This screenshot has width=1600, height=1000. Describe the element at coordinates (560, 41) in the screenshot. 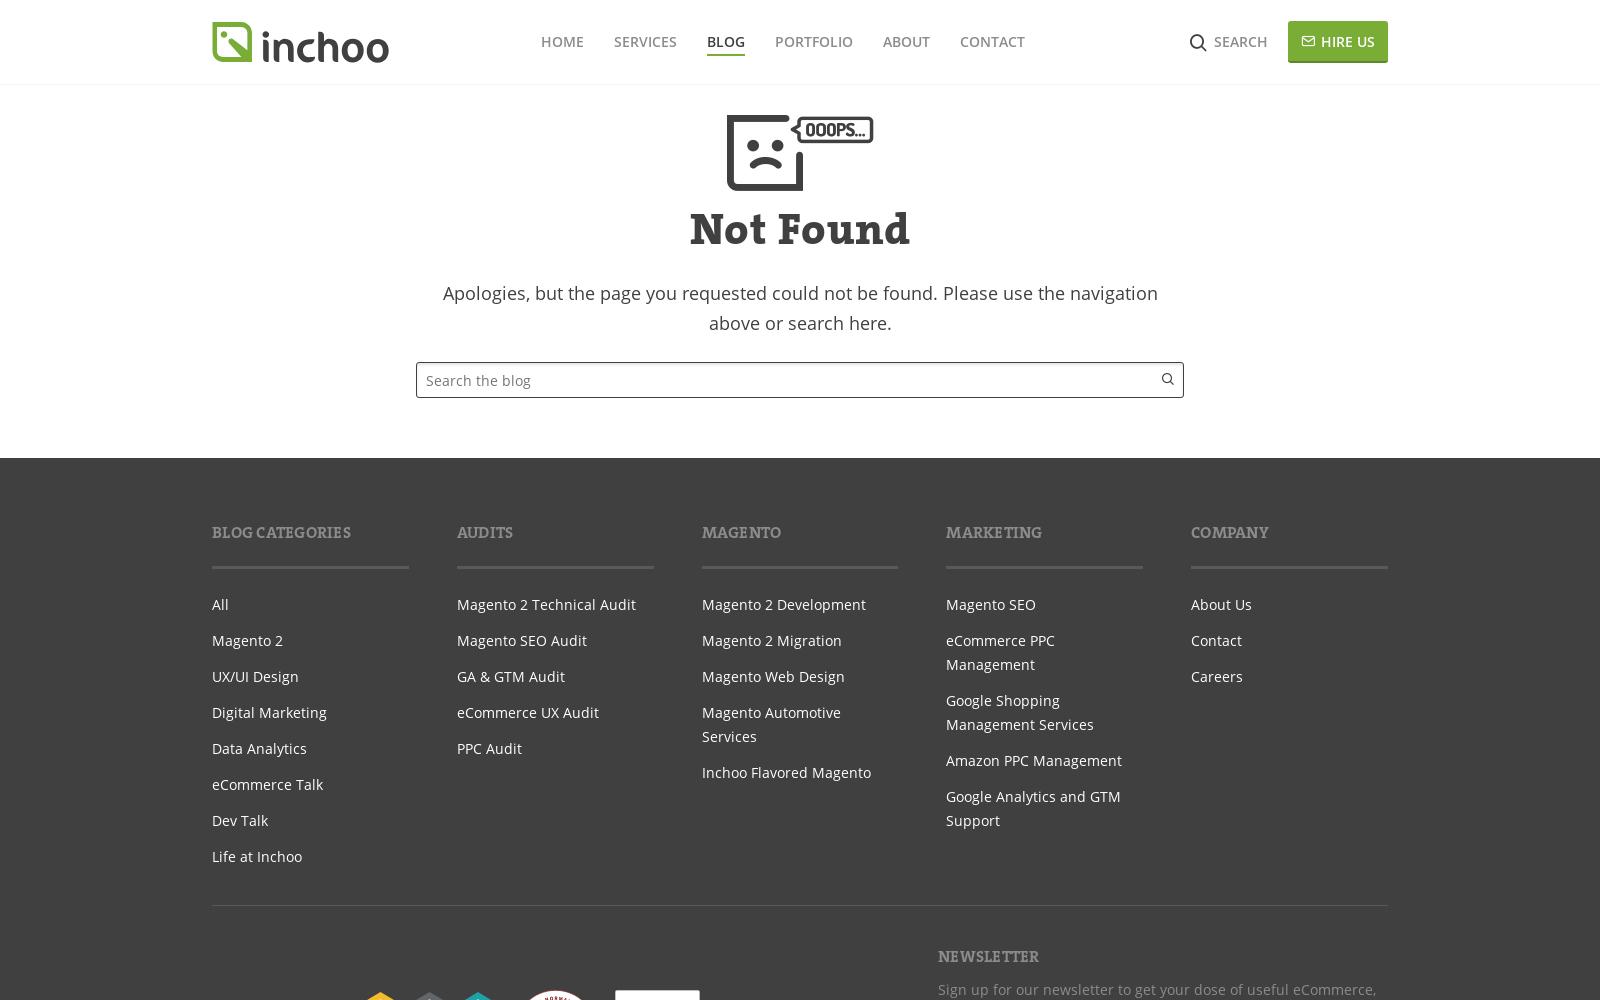

I see `'Home'` at that location.